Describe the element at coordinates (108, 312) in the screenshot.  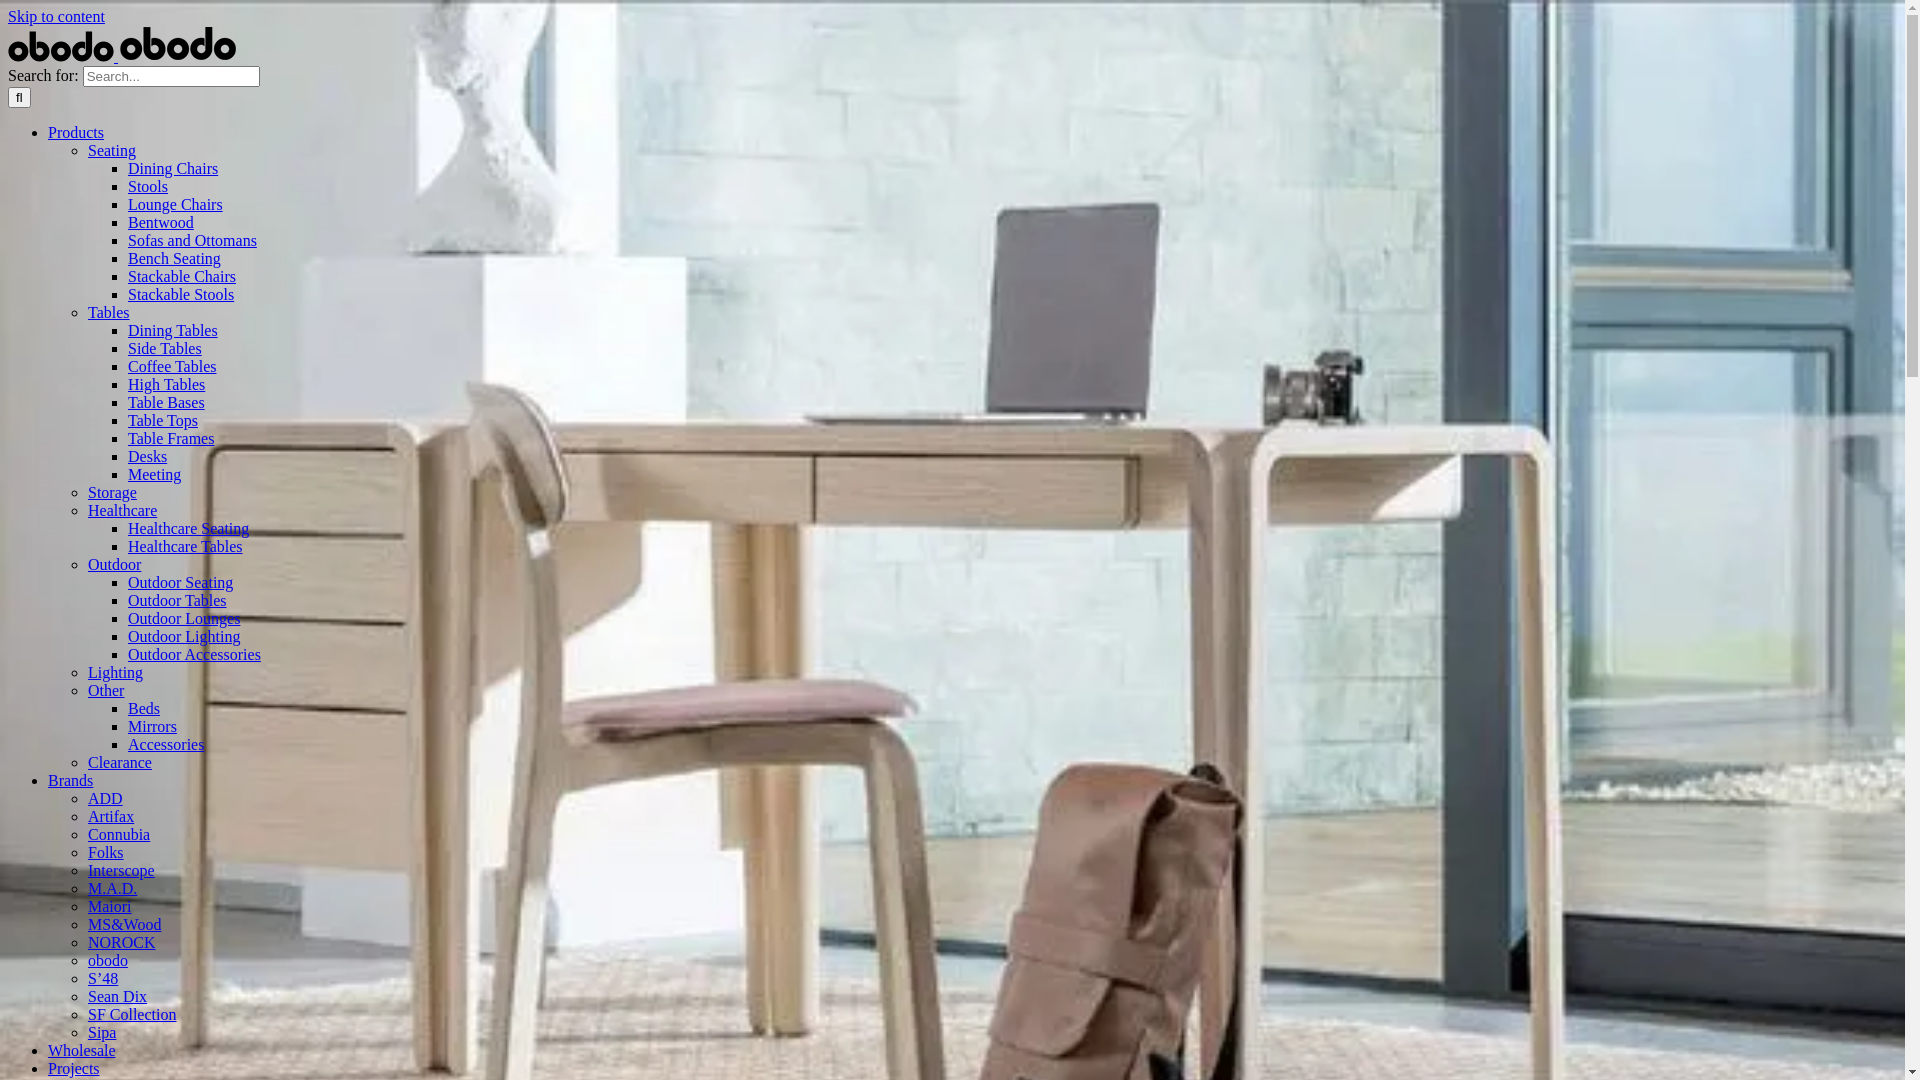
I see `'Tables'` at that location.